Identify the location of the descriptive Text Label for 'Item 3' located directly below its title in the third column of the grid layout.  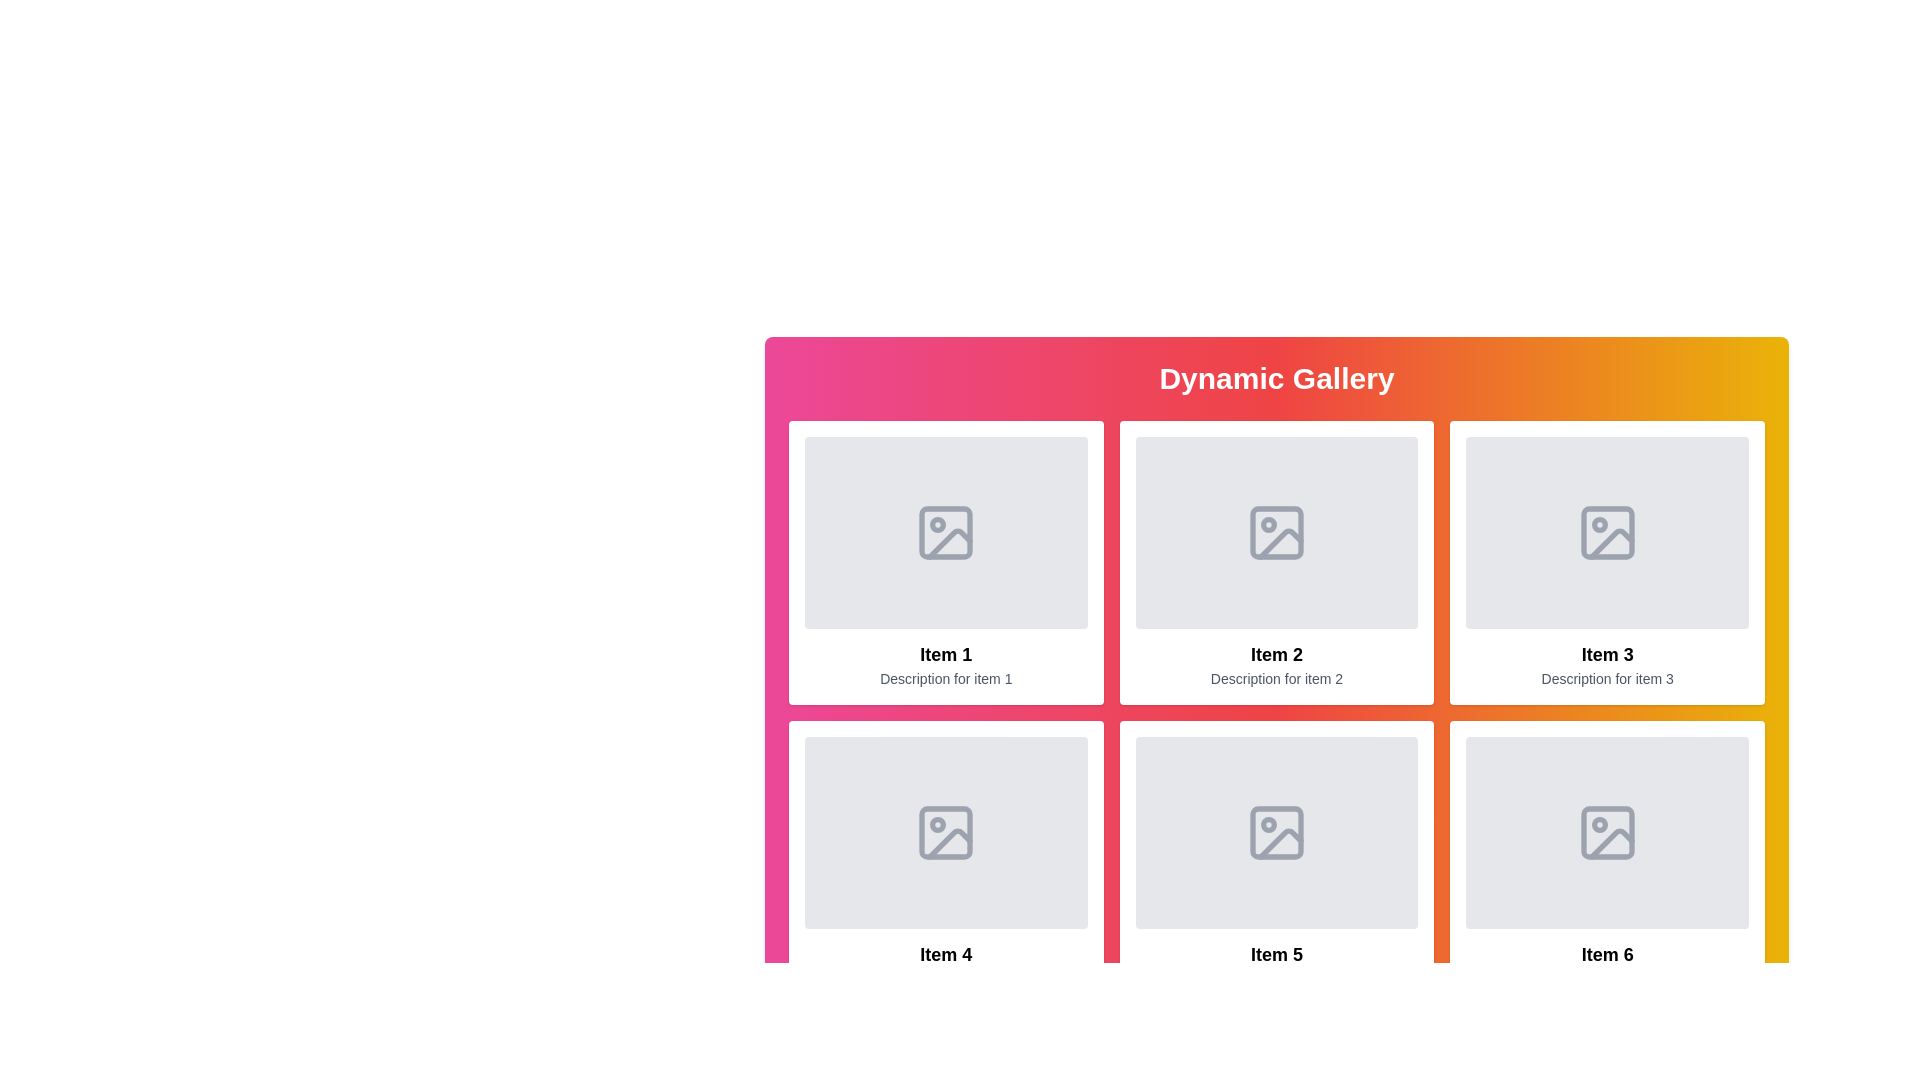
(1607, 677).